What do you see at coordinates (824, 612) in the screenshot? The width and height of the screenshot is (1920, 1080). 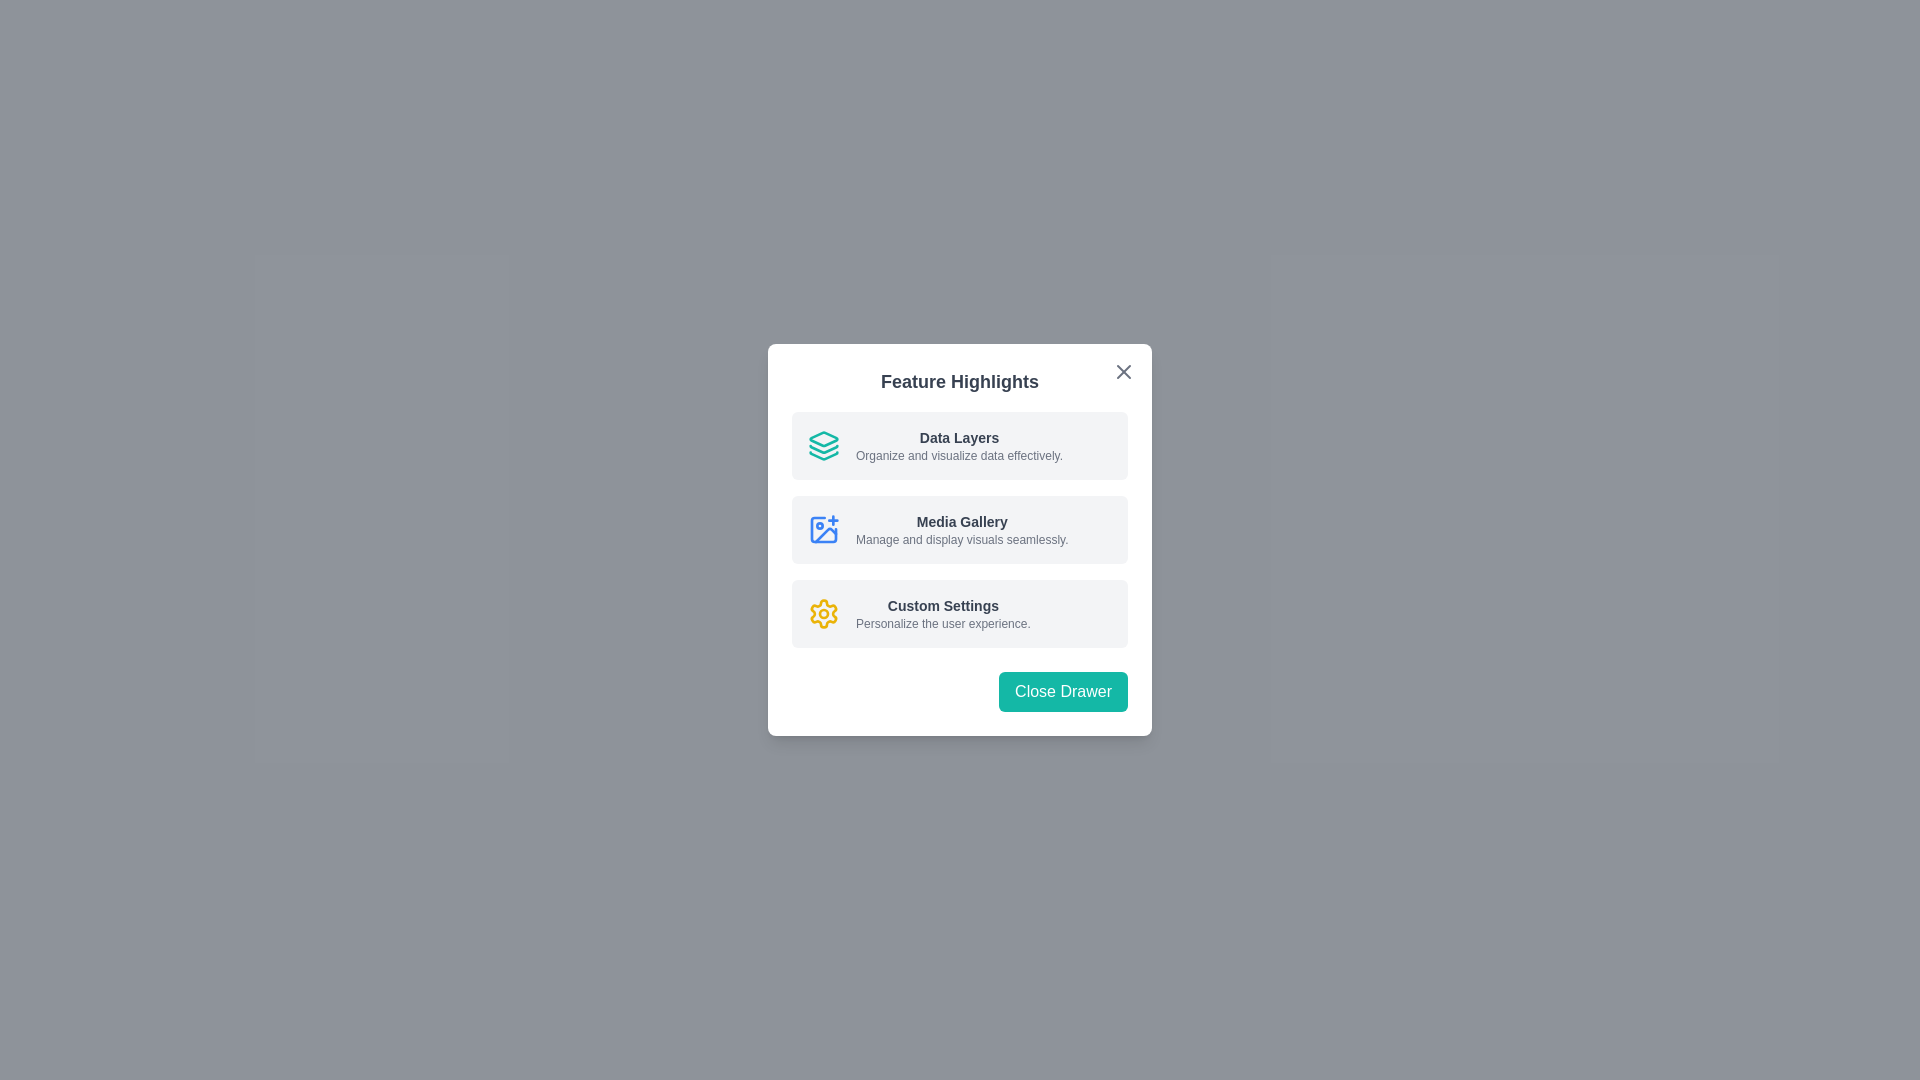 I see `the settings icon representing the 'Custom Settings' feature, located to the left of the 'Custom Settings' text within a vertical card interface` at bounding box center [824, 612].